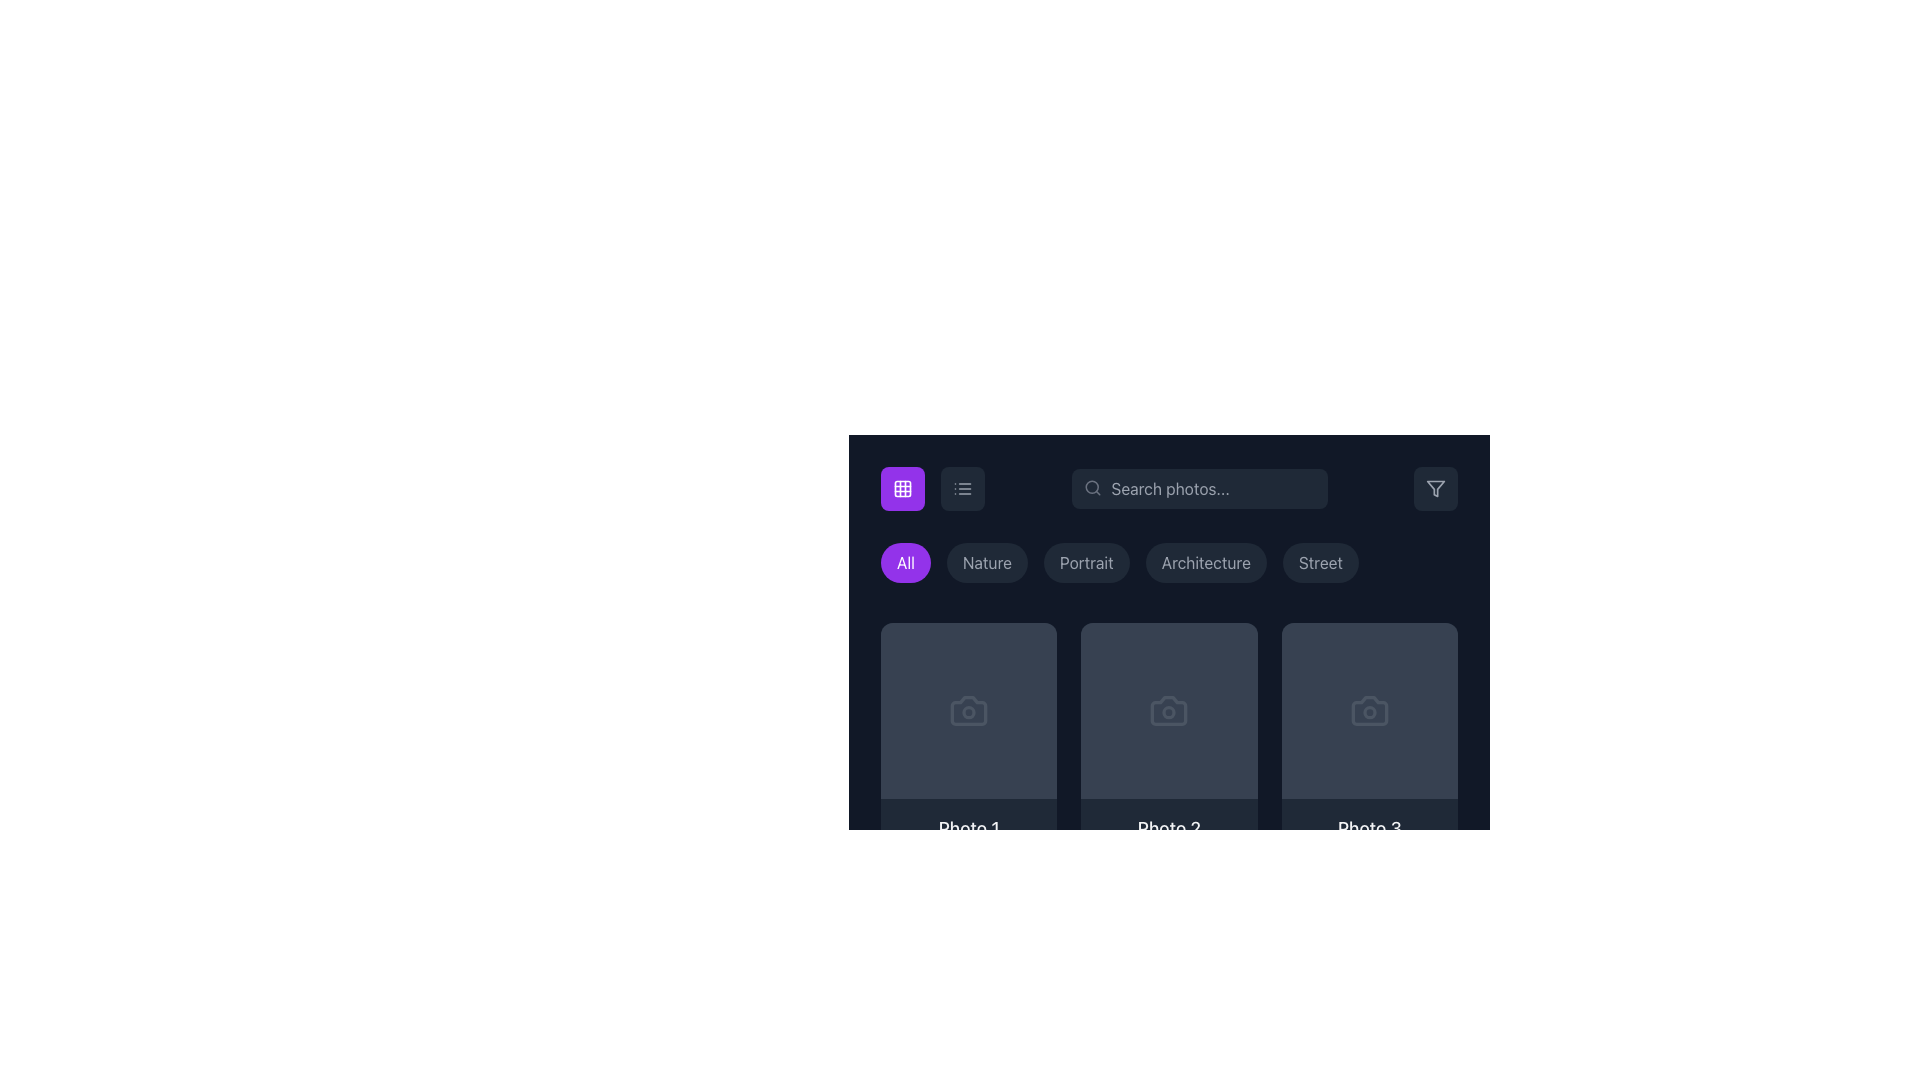 This screenshot has height=1080, width=1920. I want to click on the layout icon button, represented by three horizontal lines, so click(963, 489).